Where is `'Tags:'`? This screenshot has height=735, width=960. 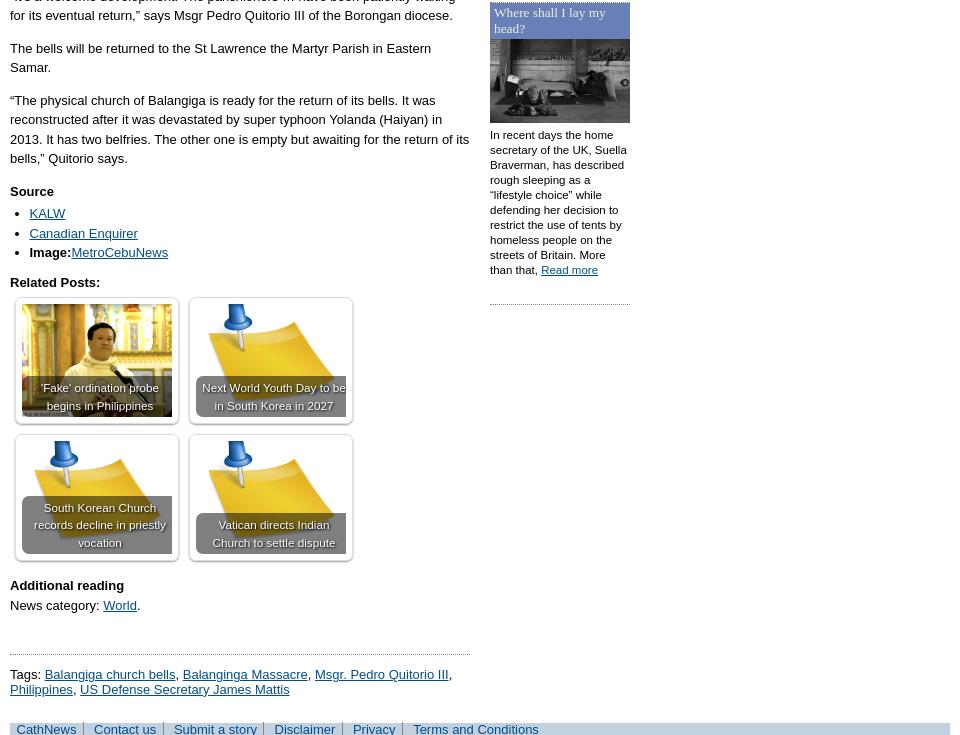 'Tags:' is located at coordinates (25, 673).